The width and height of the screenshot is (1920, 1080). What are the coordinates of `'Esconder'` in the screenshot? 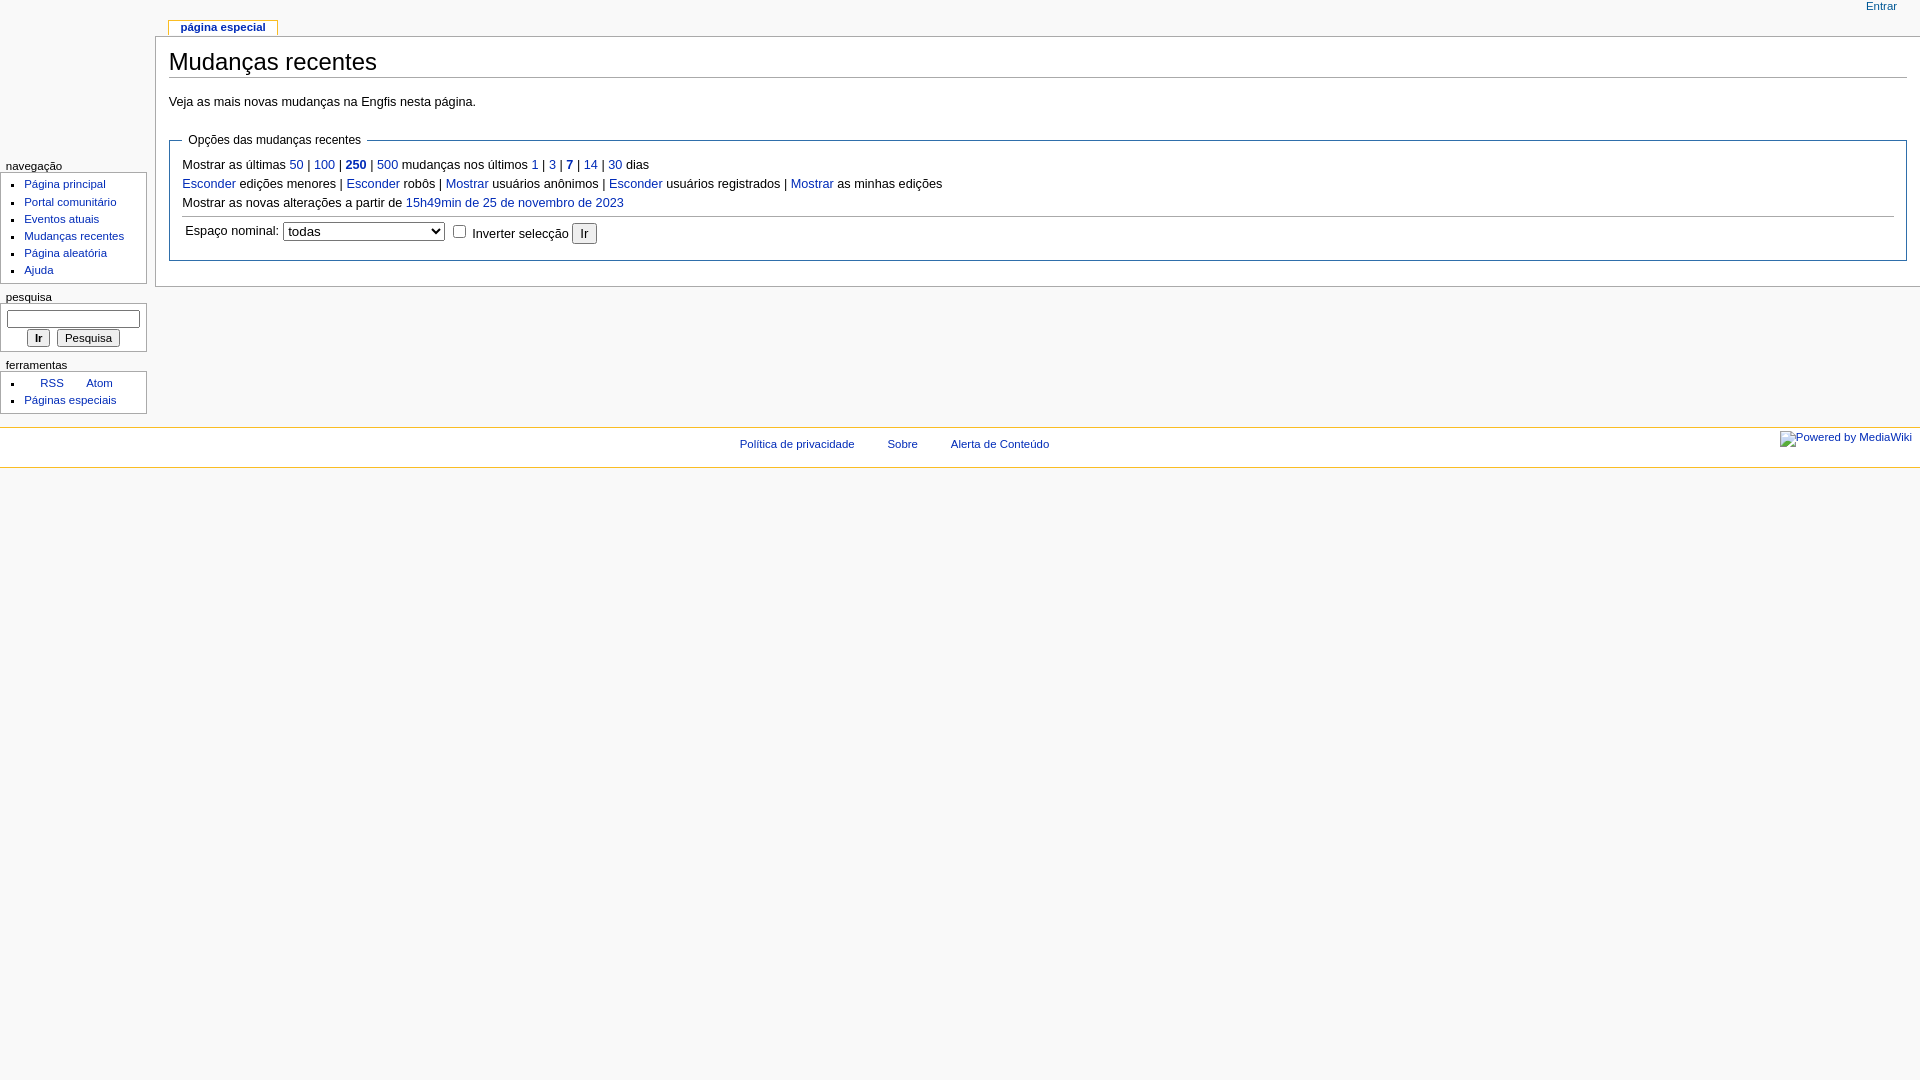 It's located at (373, 184).